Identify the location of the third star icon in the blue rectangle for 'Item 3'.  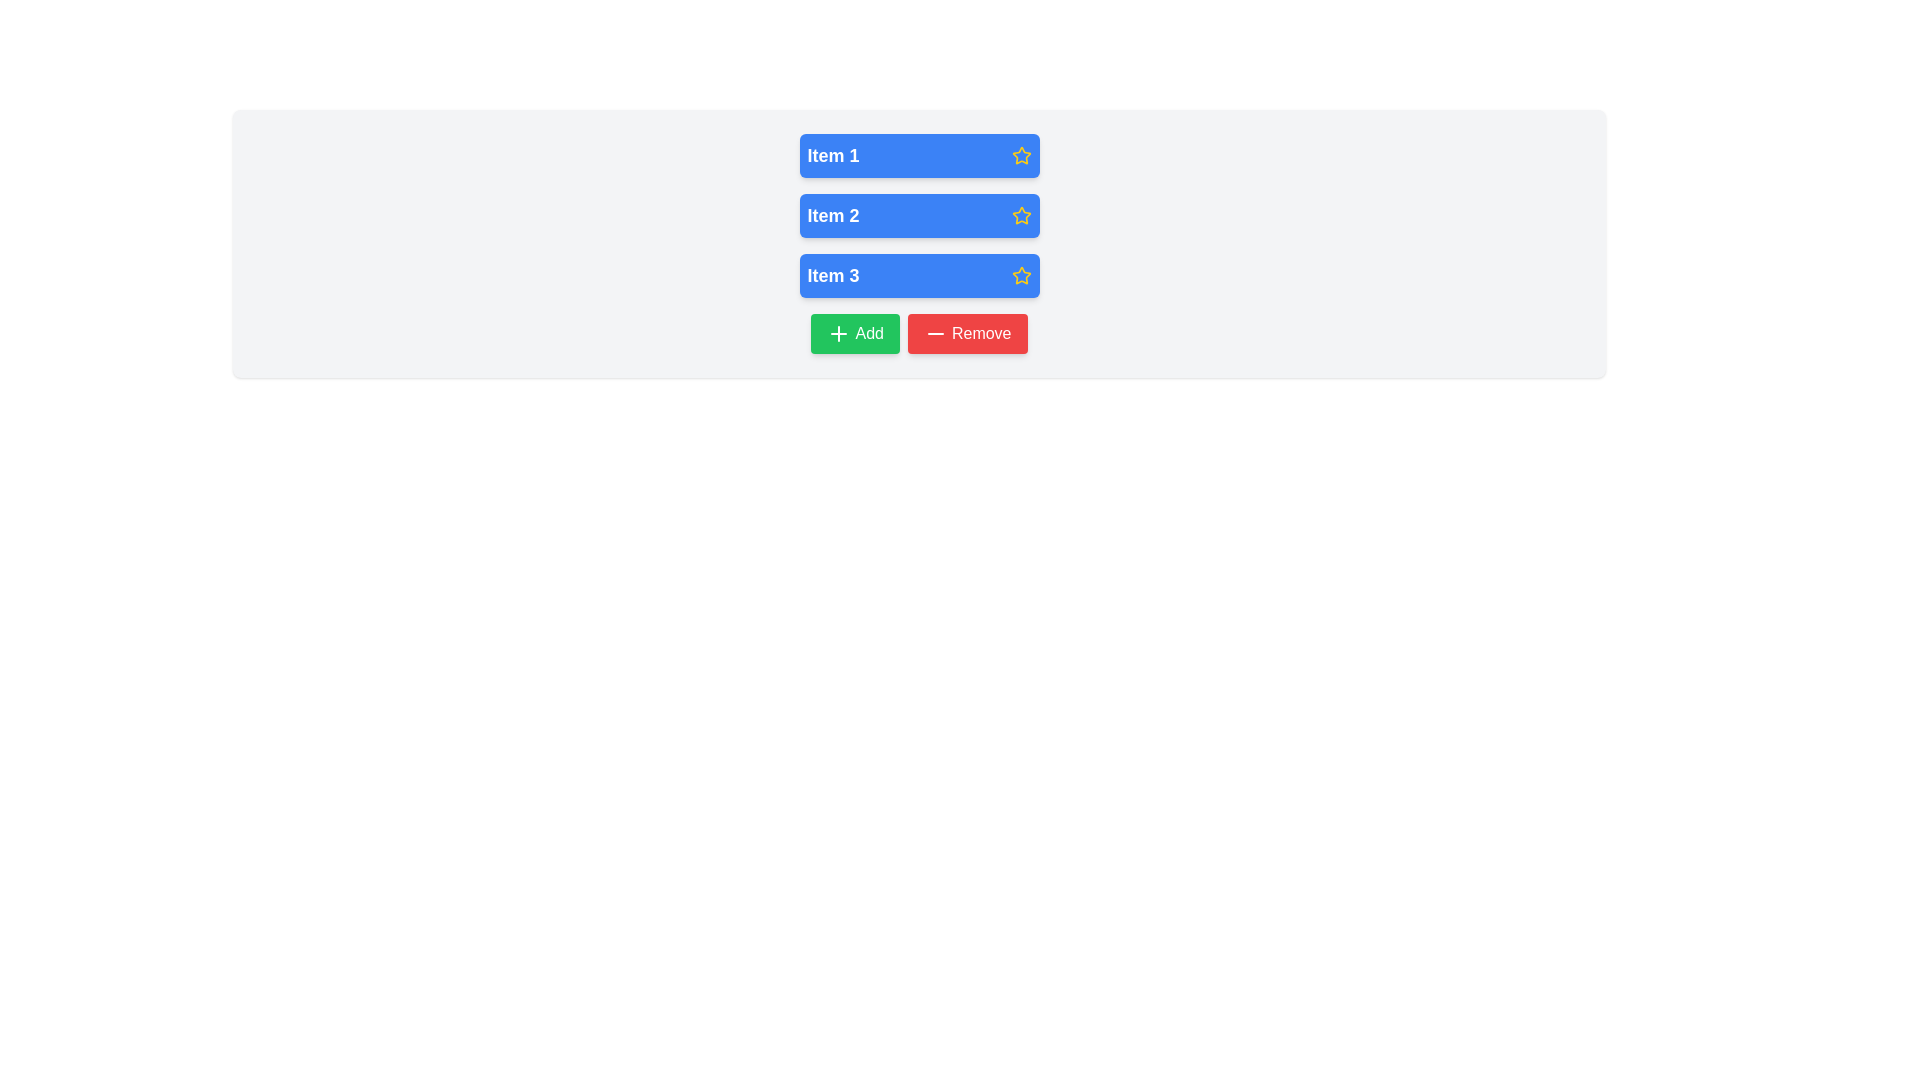
(1021, 275).